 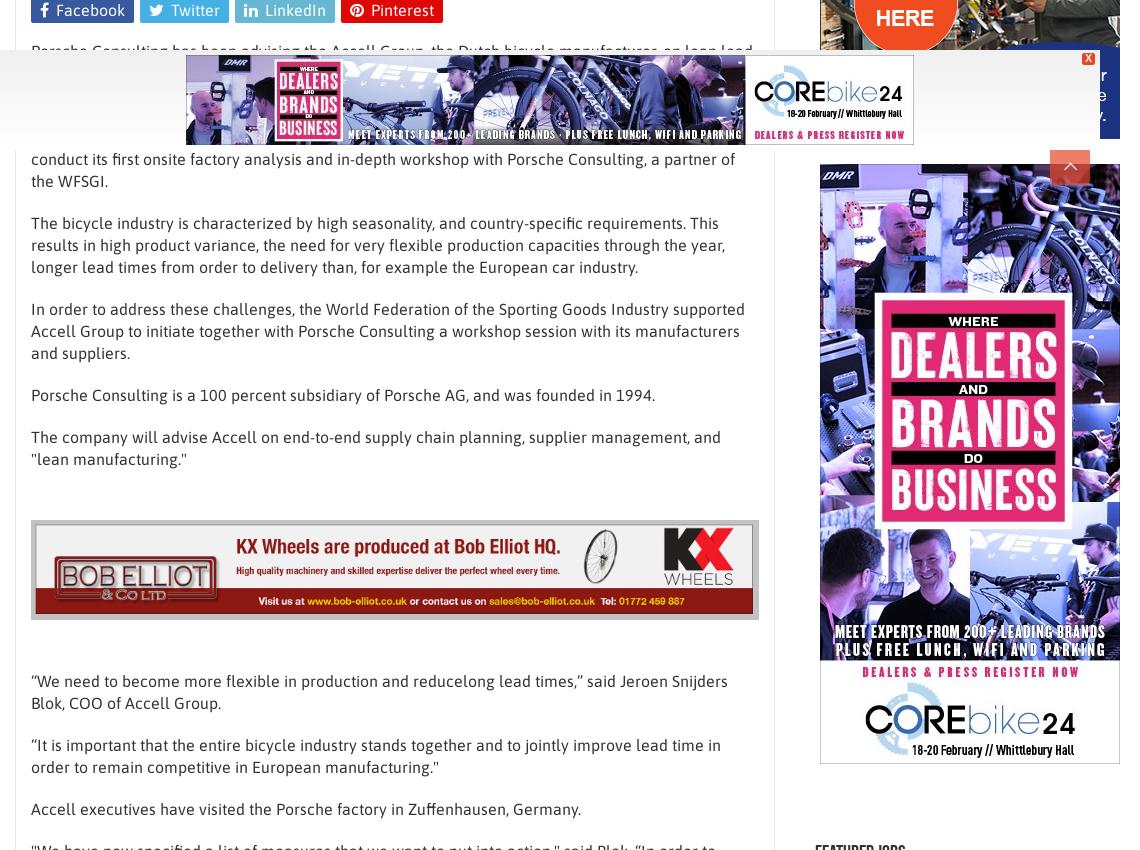 What do you see at coordinates (378, 690) in the screenshot?
I see `'“We need to become more flexible in production and reducelong lead times,” said Jeroen Snijders Blok, COO of Accell Group.'` at bounding box center [378, 690].